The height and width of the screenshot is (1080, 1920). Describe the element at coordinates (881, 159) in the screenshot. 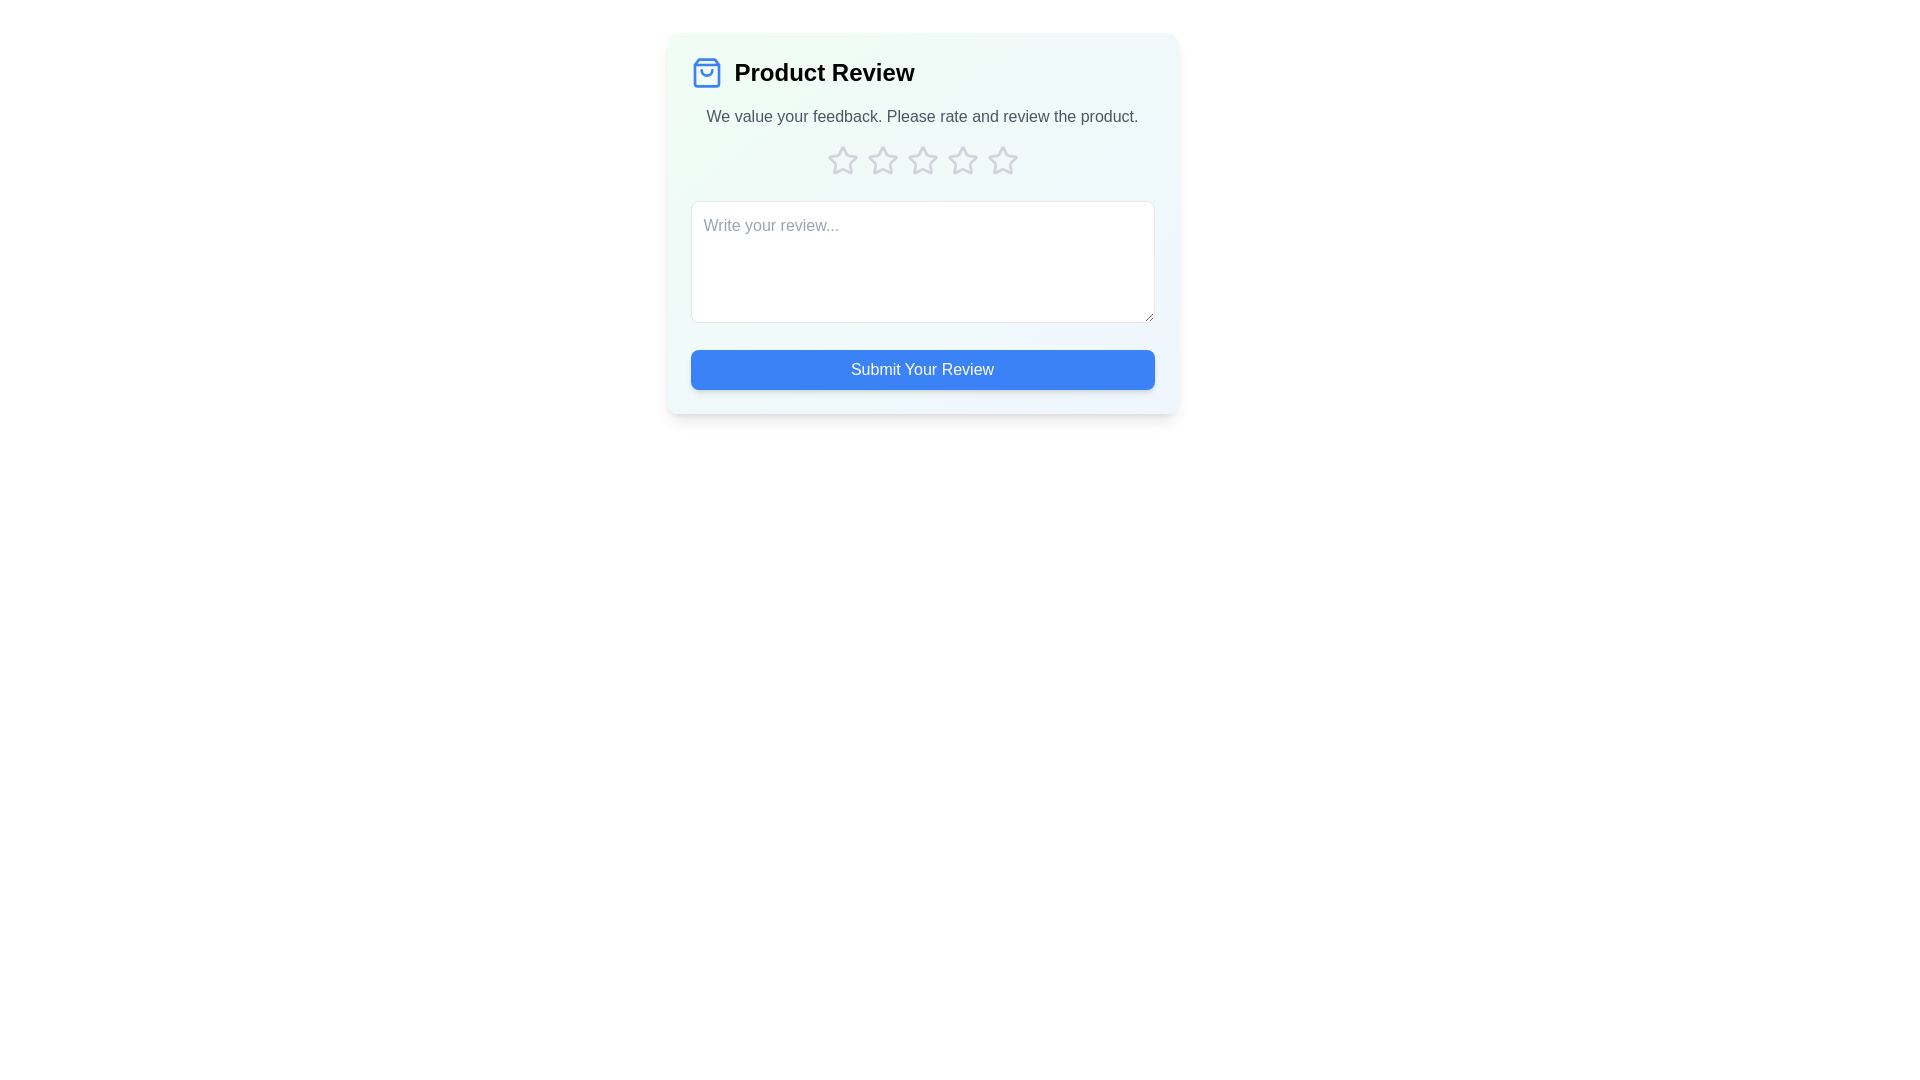

I see `the second star icon used as a rating button in the 'Product Review' section` at that location.